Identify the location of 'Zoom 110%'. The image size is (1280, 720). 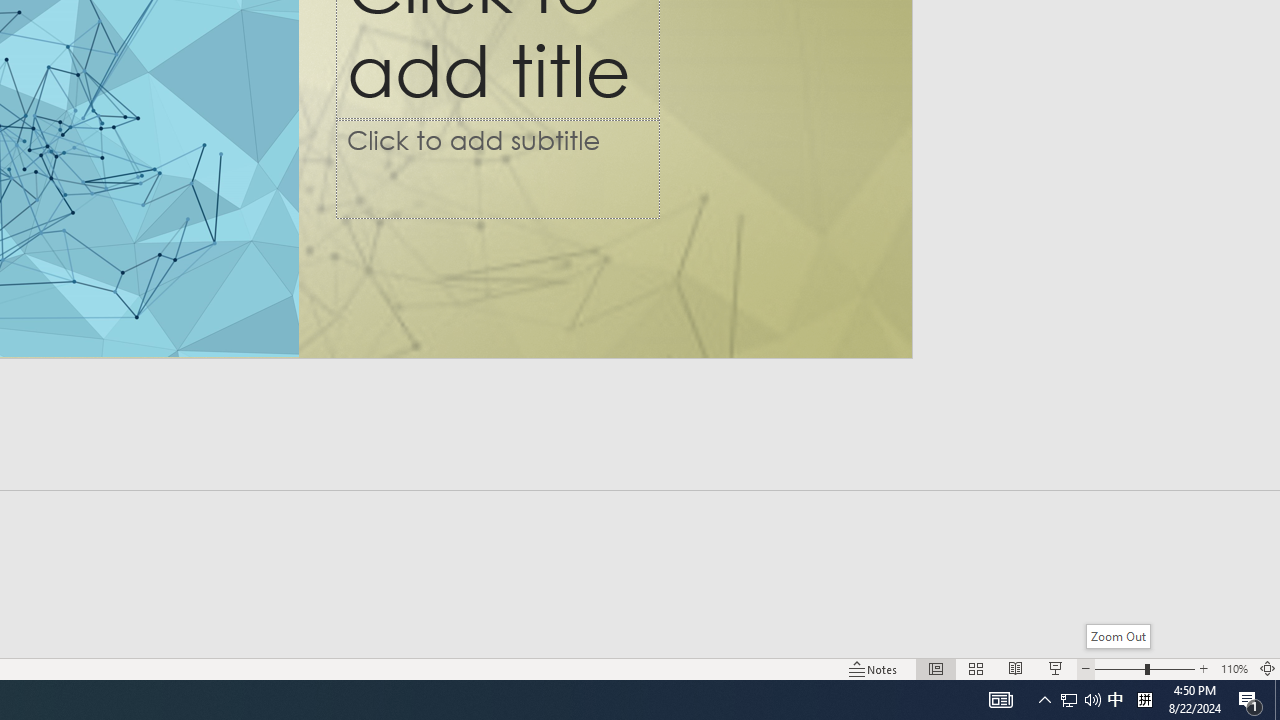
(1233, 669).